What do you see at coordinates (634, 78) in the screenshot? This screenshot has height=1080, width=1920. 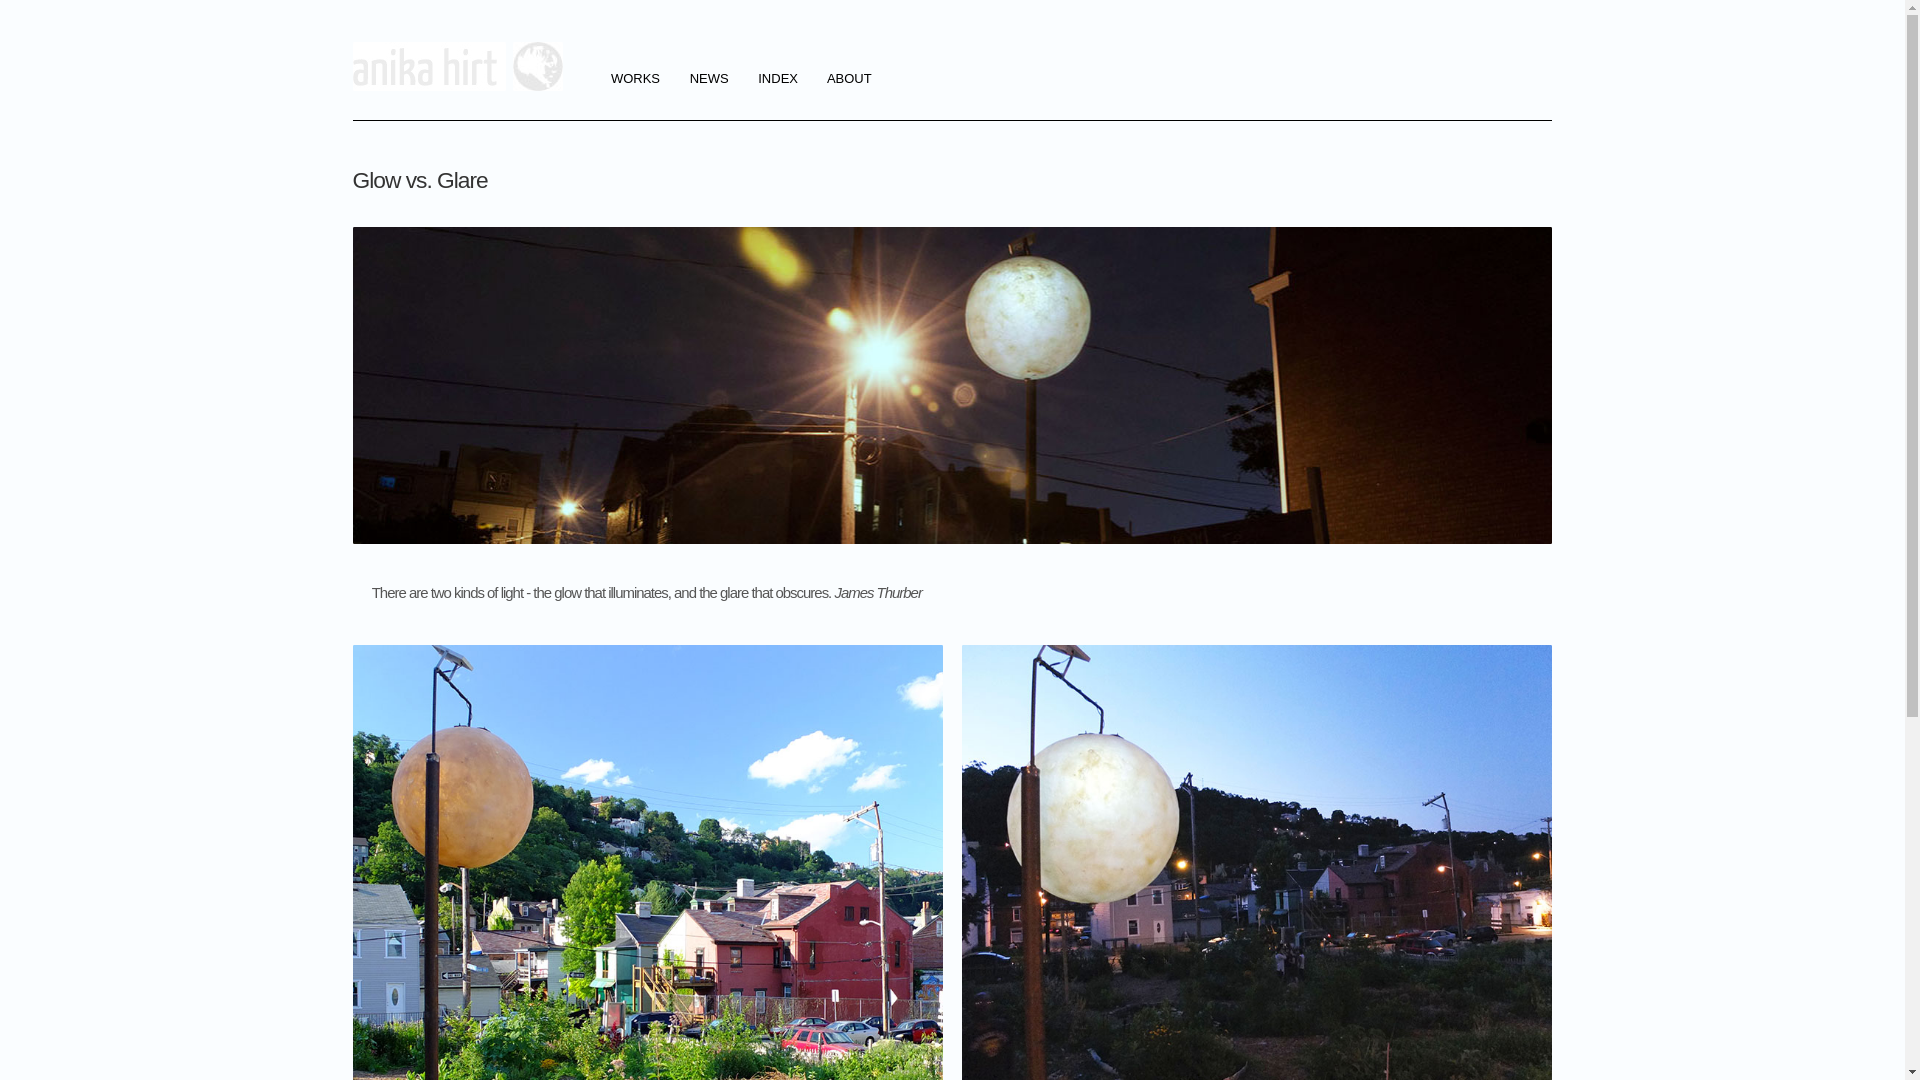 I see `'WORKS'` at bounding box center [634, 78].